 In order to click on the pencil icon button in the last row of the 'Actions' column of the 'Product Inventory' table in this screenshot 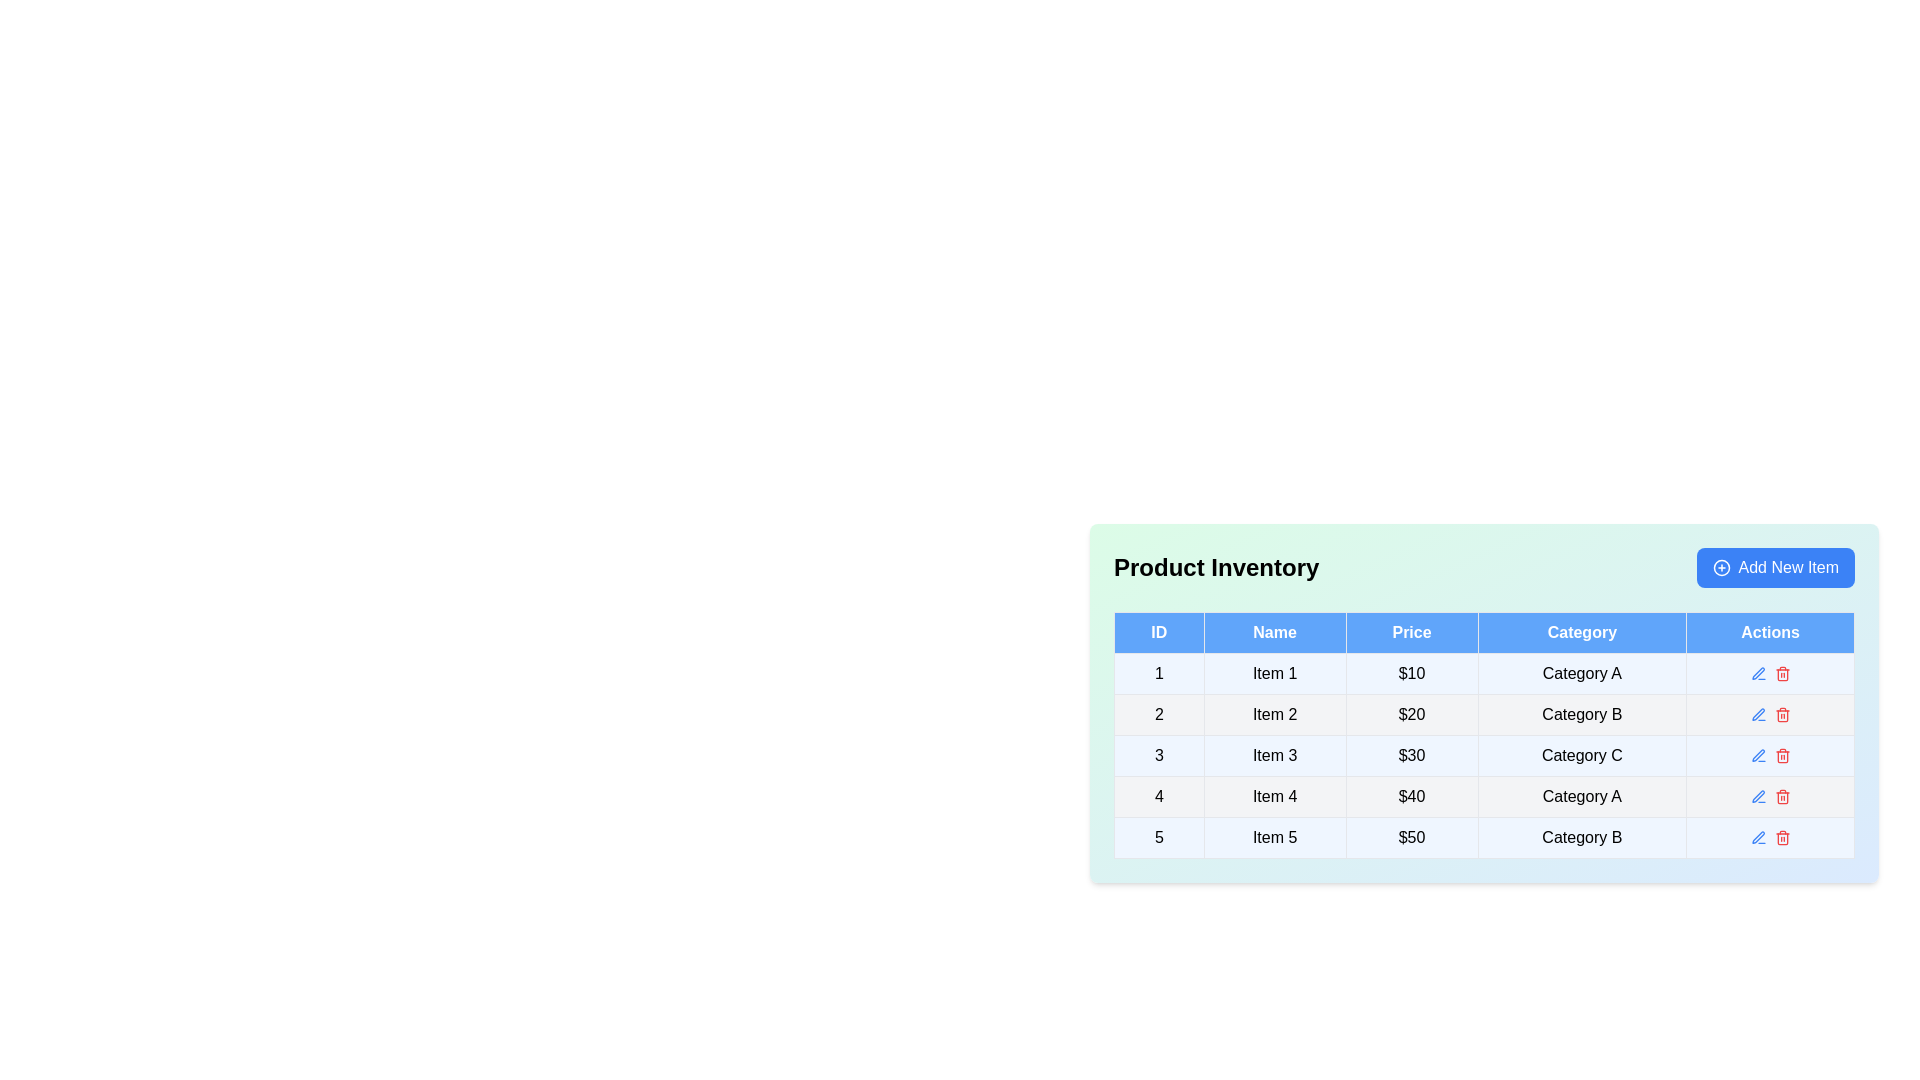, I will do `click(1757, 837)`.